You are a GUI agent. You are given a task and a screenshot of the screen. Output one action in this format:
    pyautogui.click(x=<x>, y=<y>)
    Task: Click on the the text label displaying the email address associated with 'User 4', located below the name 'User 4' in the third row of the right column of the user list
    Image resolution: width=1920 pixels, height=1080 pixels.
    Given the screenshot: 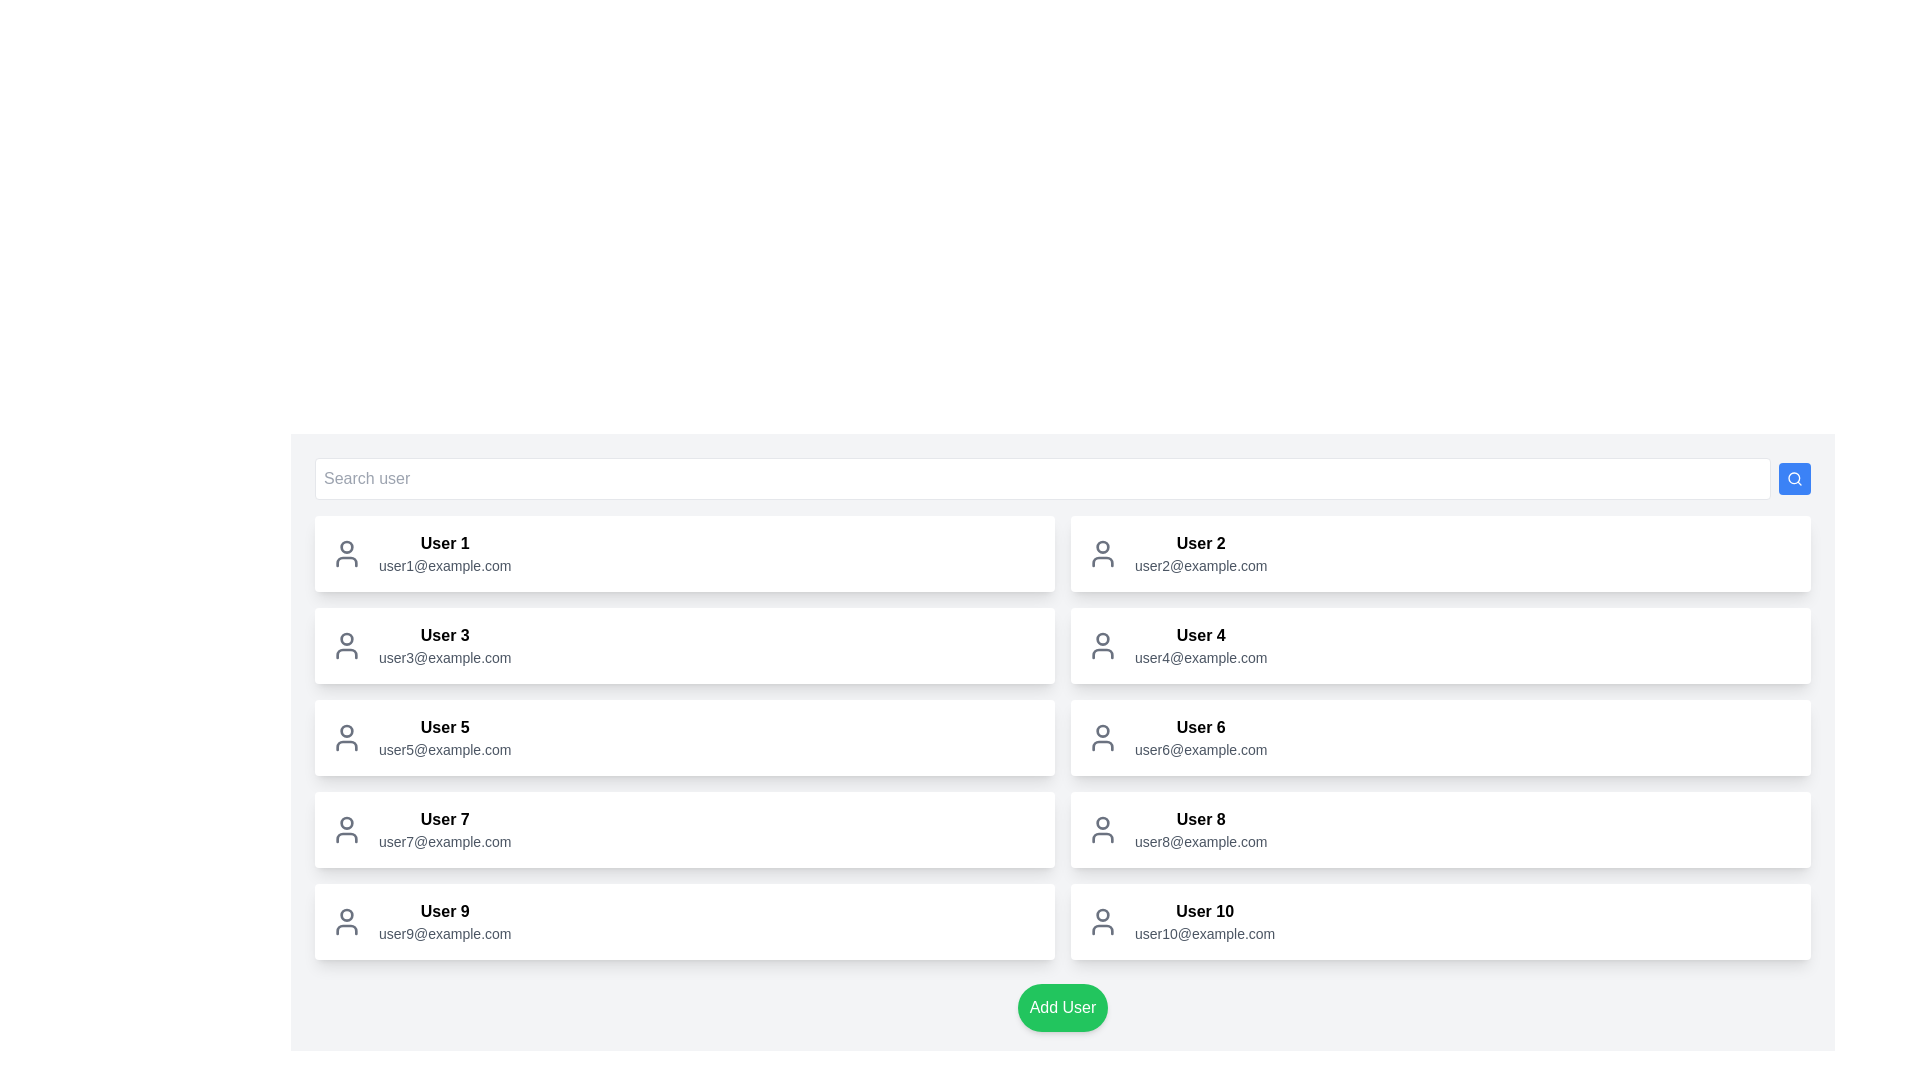 What is the action you would take?
    pyautogui.click(x=1200, y=658)
    